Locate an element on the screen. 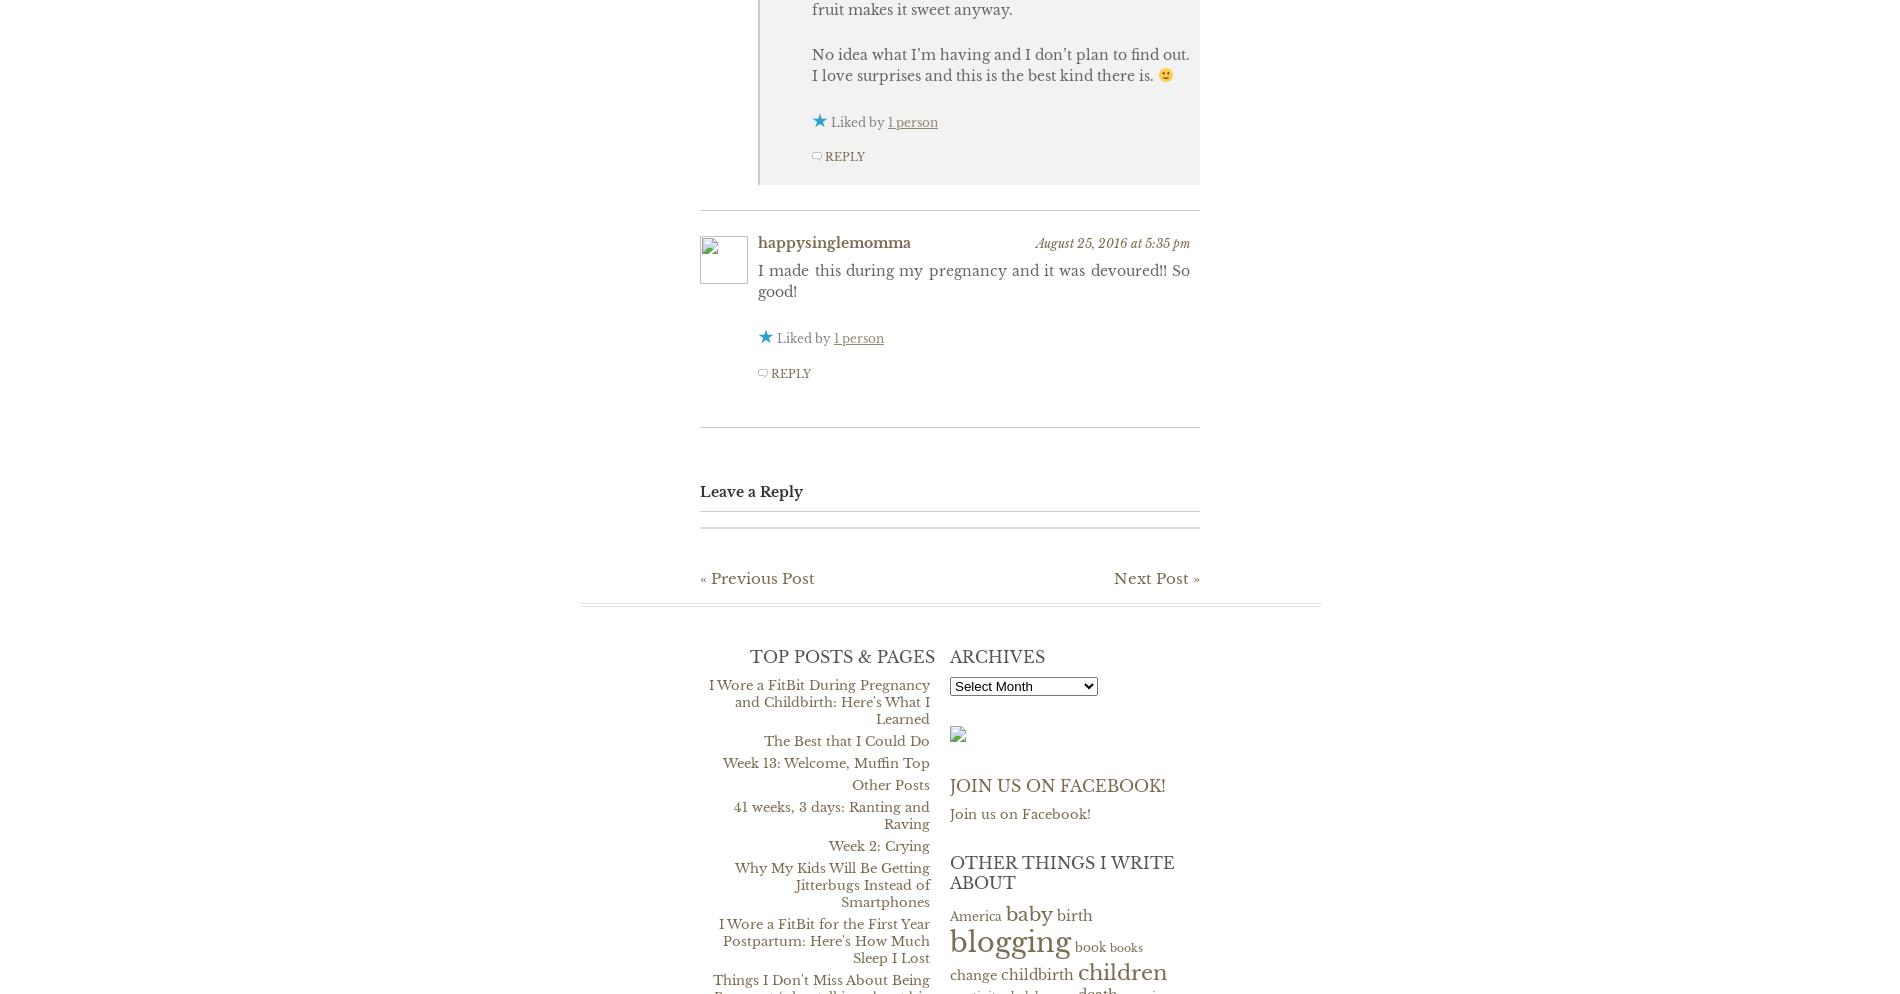 The image size is (1900, 994). 'The Best that I Could Do' is located at coordinates (846, 740).